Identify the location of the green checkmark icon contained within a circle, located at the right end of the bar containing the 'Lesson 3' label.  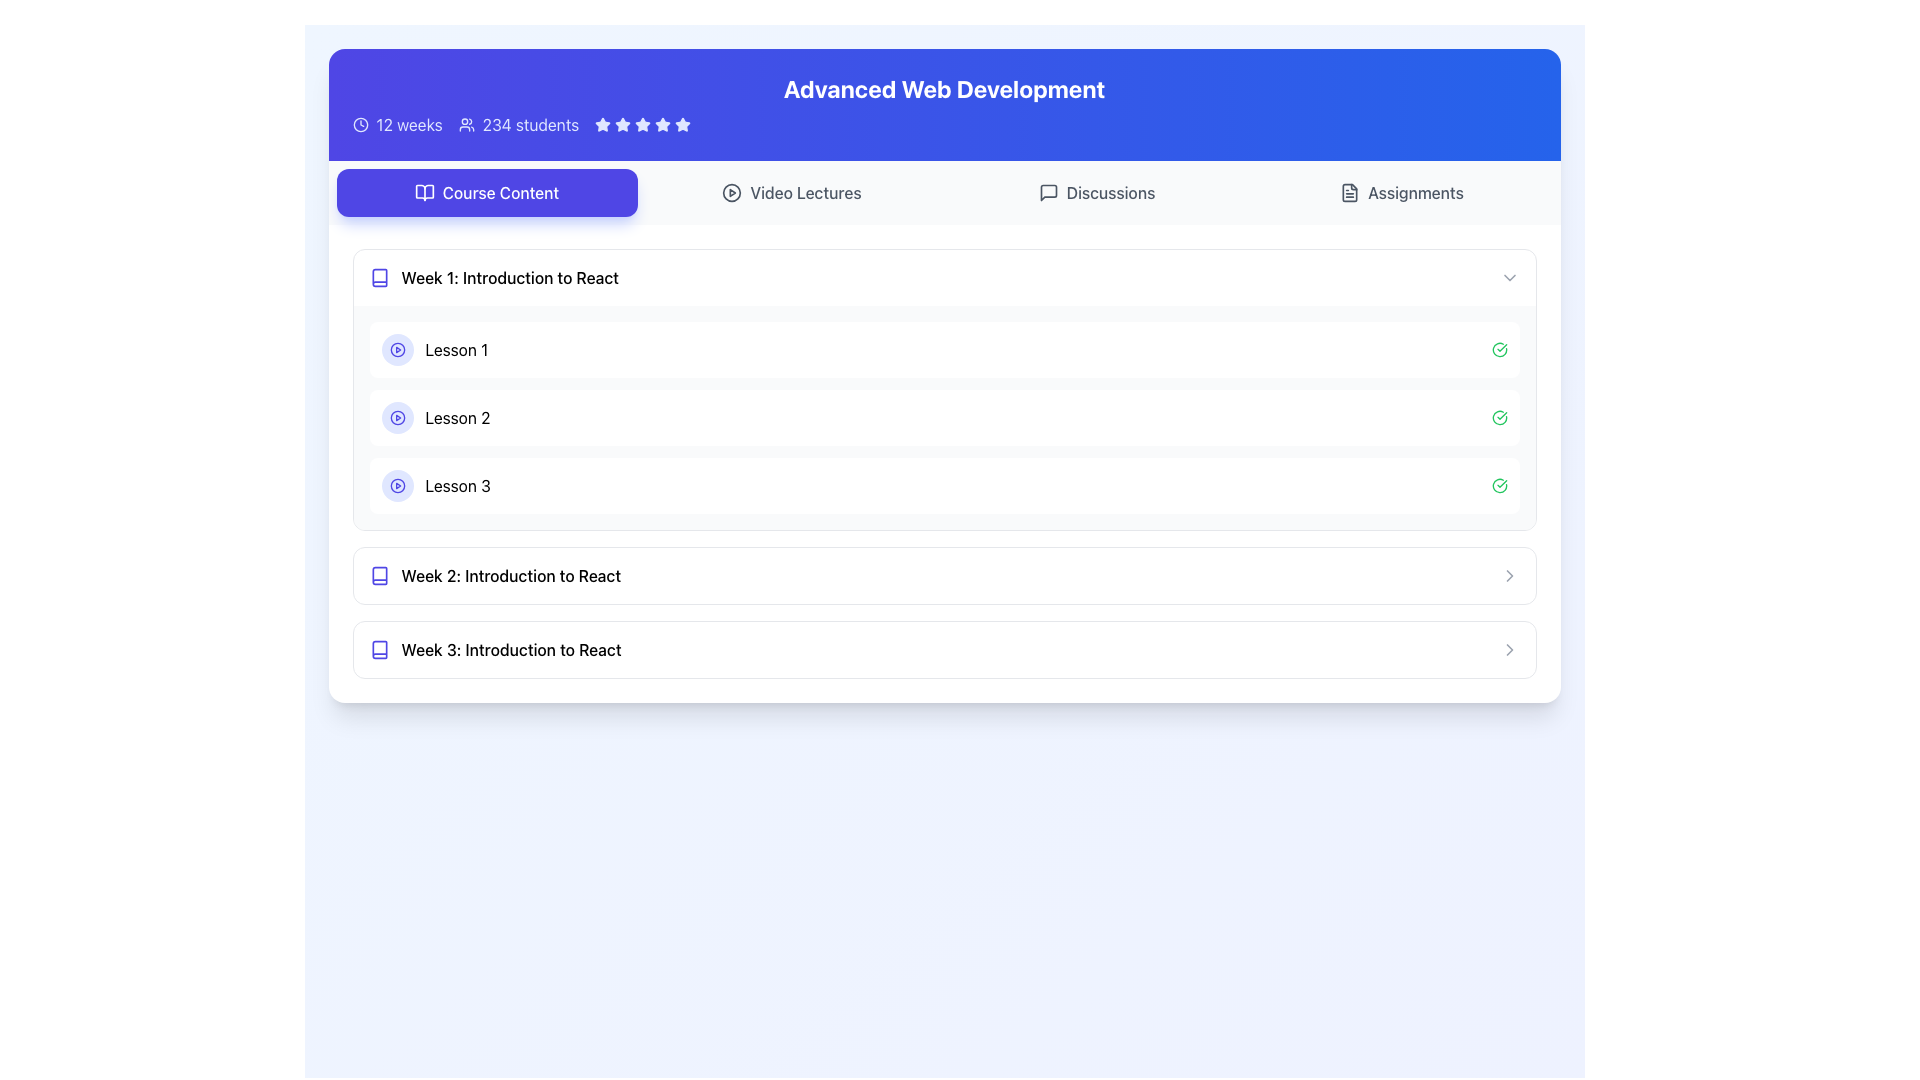
(1499, 486).